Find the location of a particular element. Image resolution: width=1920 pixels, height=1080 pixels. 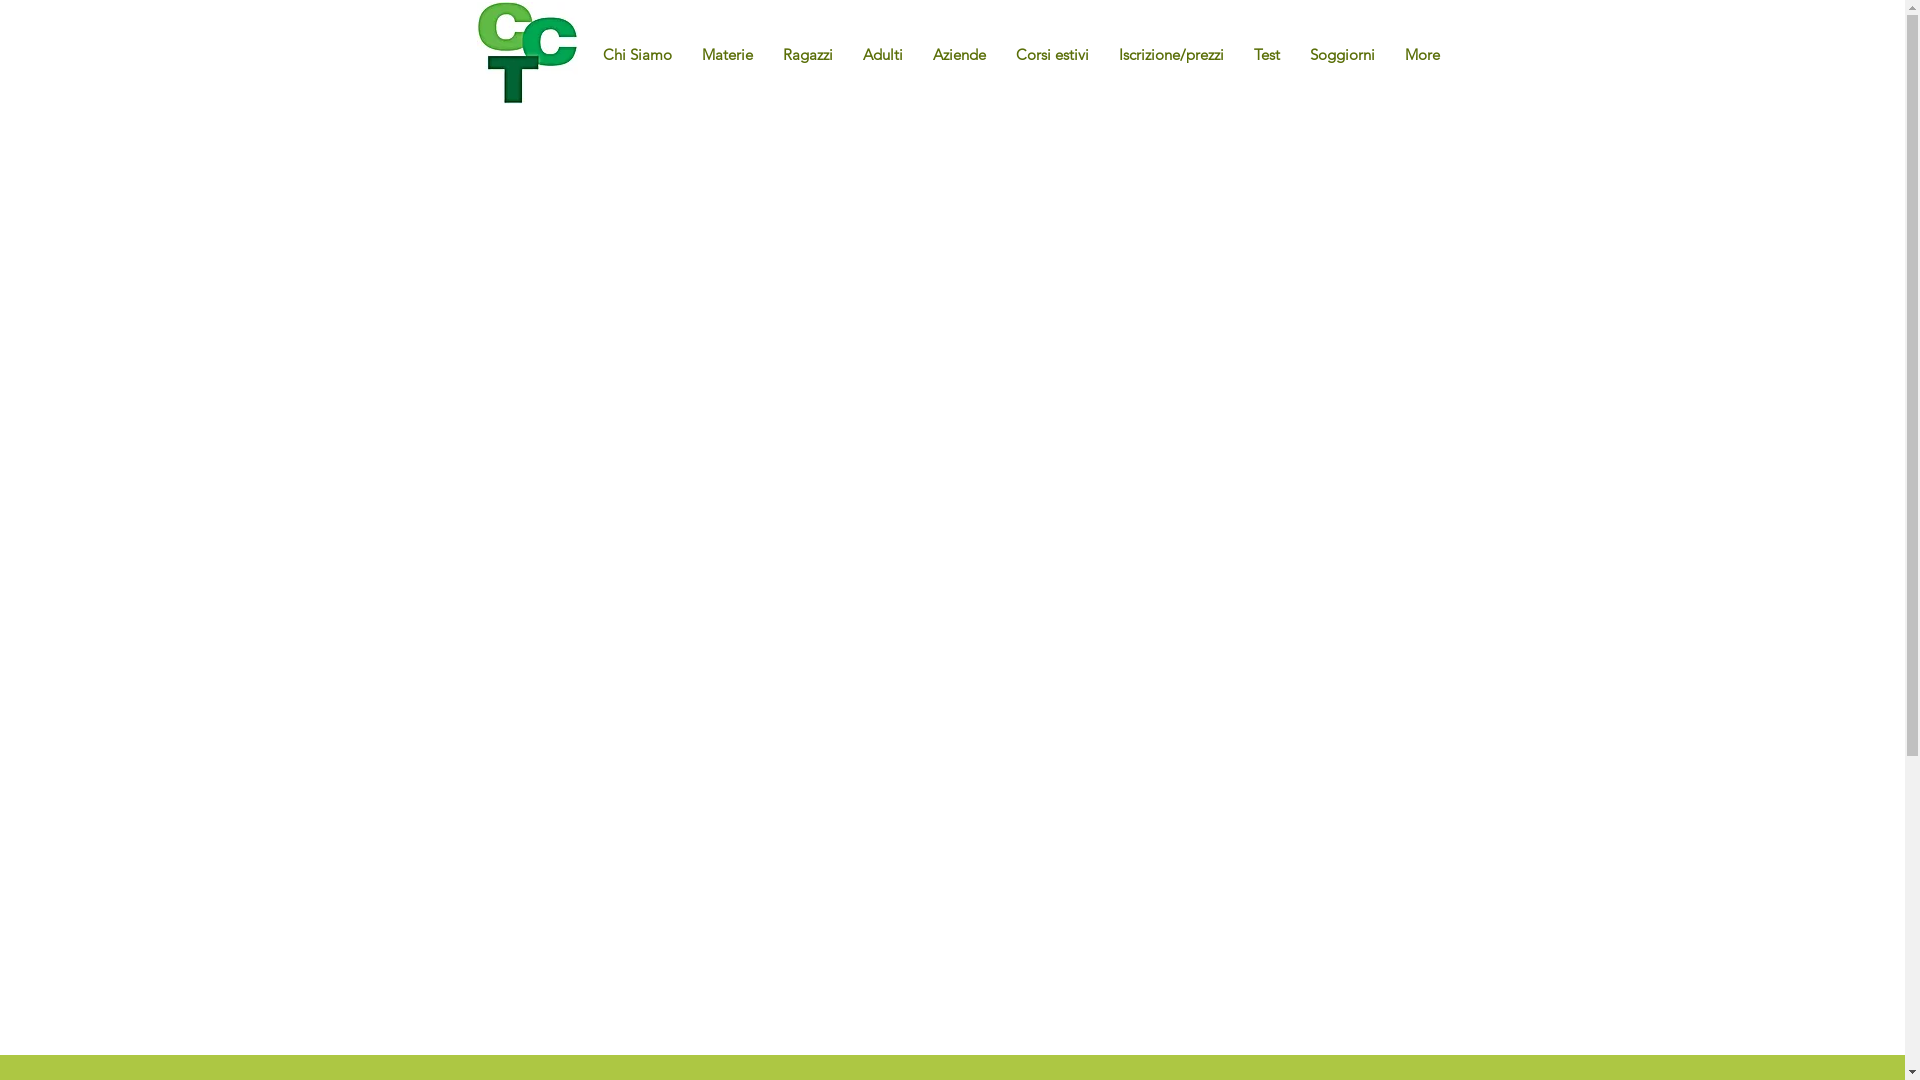

'Chi Siamo' is located at coordinates (528, 45).